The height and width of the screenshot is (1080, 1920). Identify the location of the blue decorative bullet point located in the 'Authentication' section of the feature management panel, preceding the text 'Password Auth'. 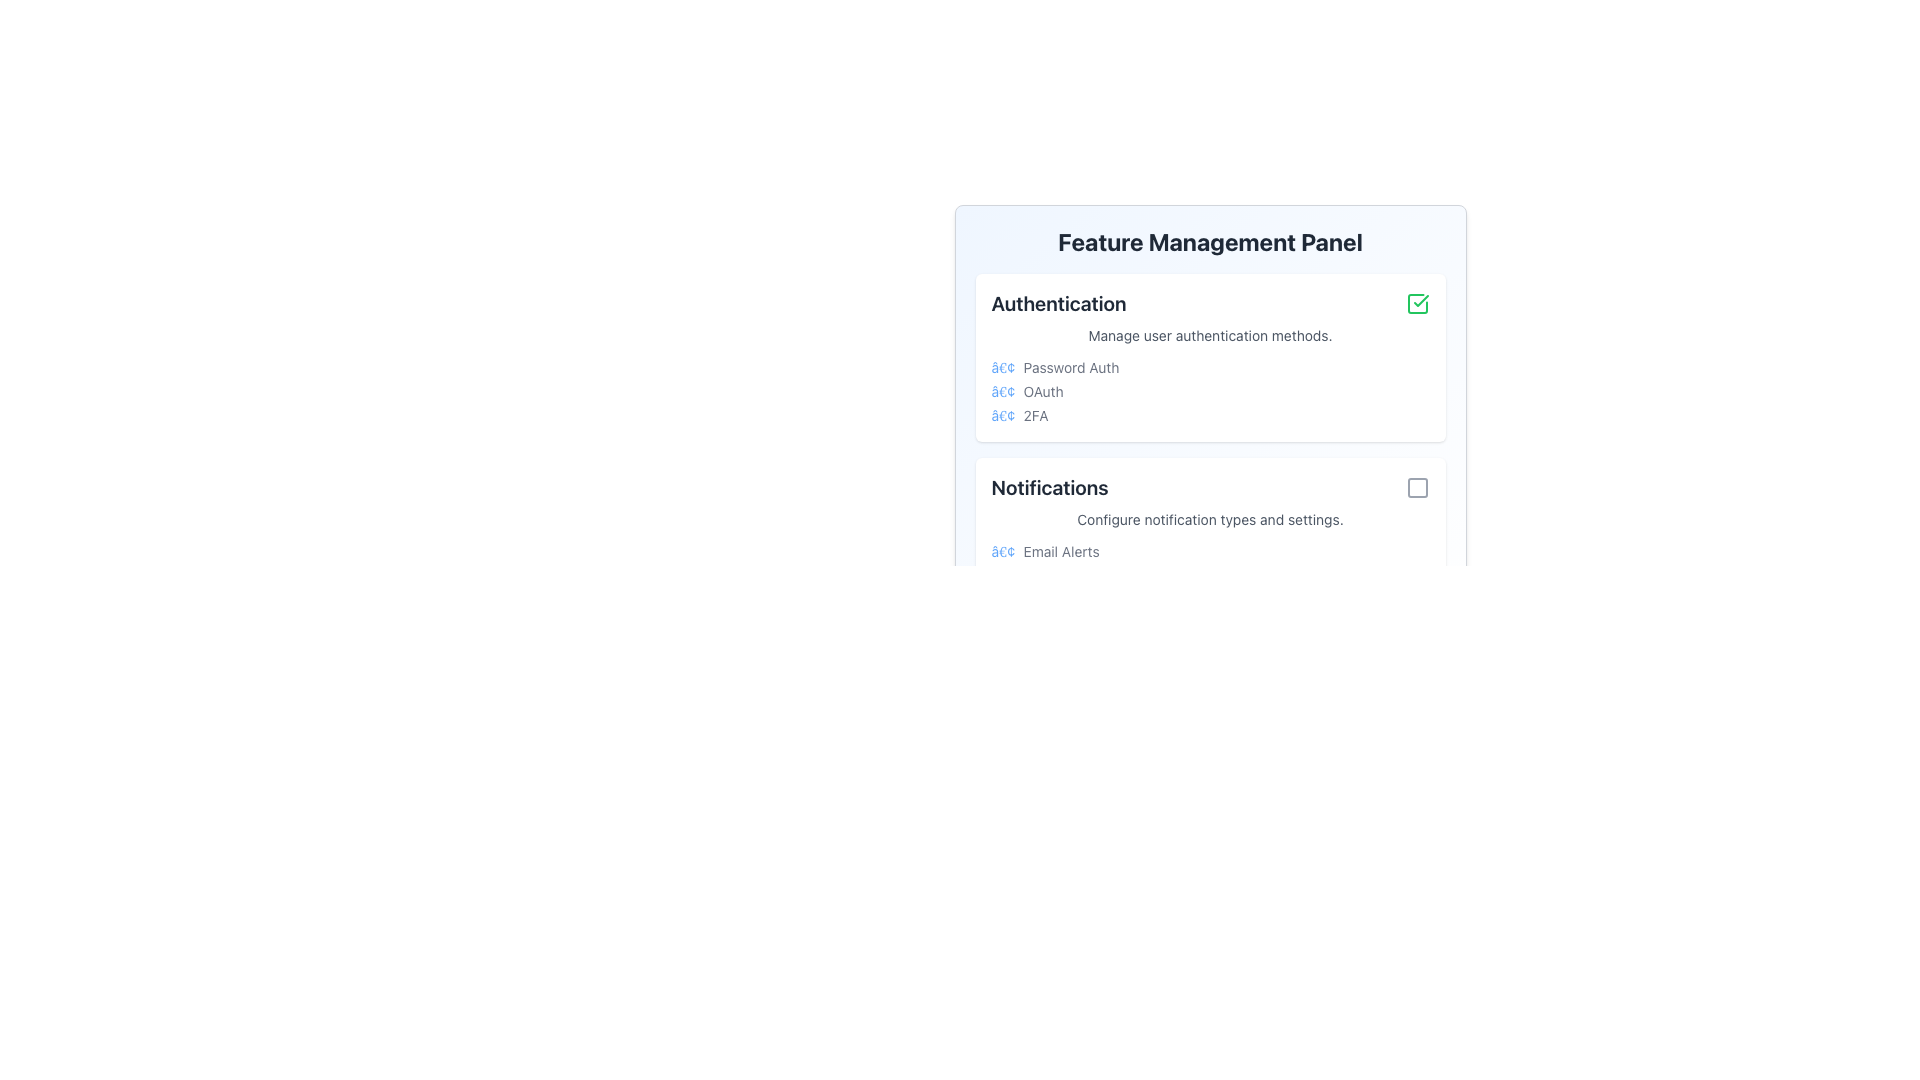
(1003, 367).